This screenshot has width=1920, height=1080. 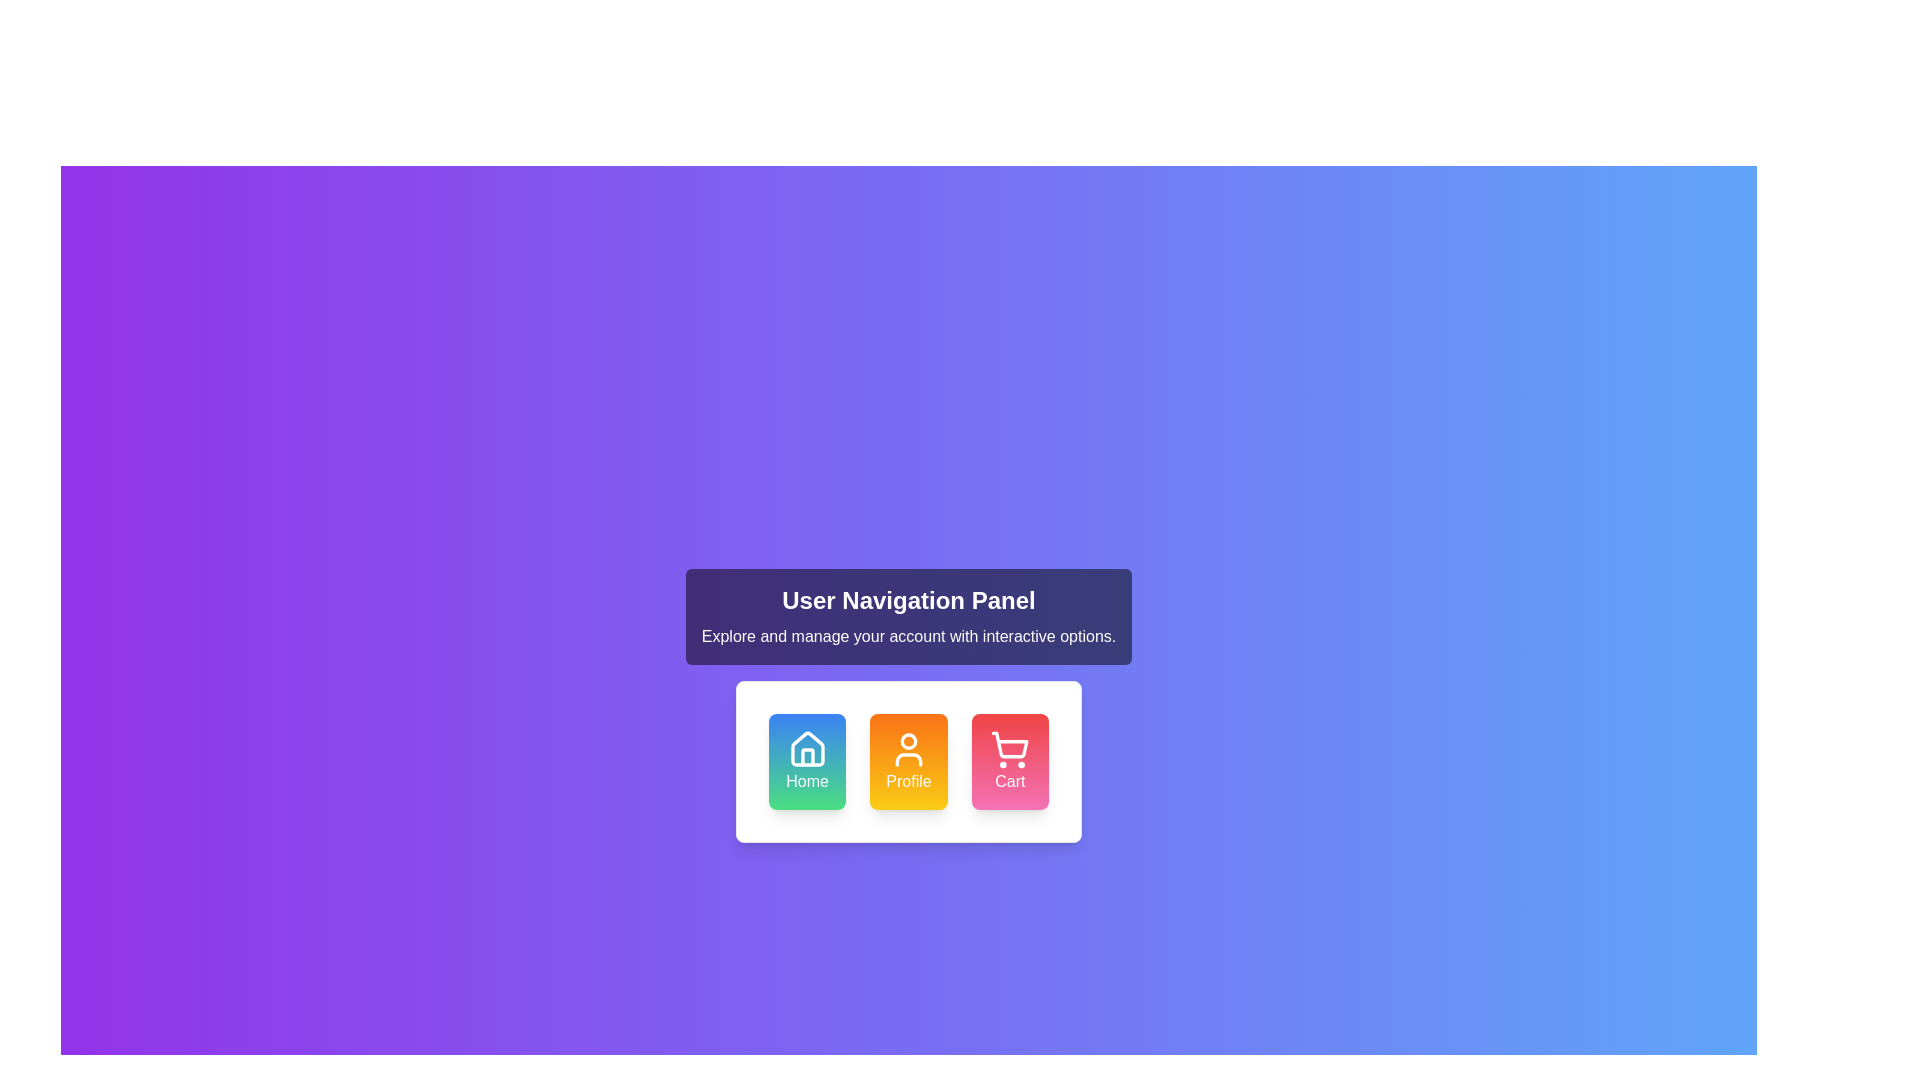 I want to click on the 'Profile' button, which is a rectangular button with a gradient from yellow to orange and contains a user icon and the label 'Profile' underneath, to observe the hover effect, so click(x=907, y=762).